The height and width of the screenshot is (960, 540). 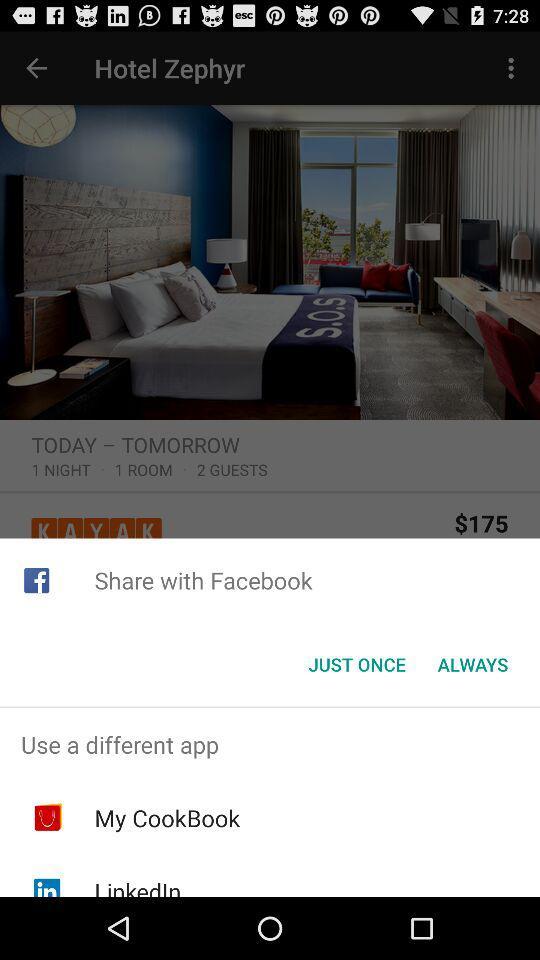 I want to click on the icon to the left of the always, so click(x=356, y=664).